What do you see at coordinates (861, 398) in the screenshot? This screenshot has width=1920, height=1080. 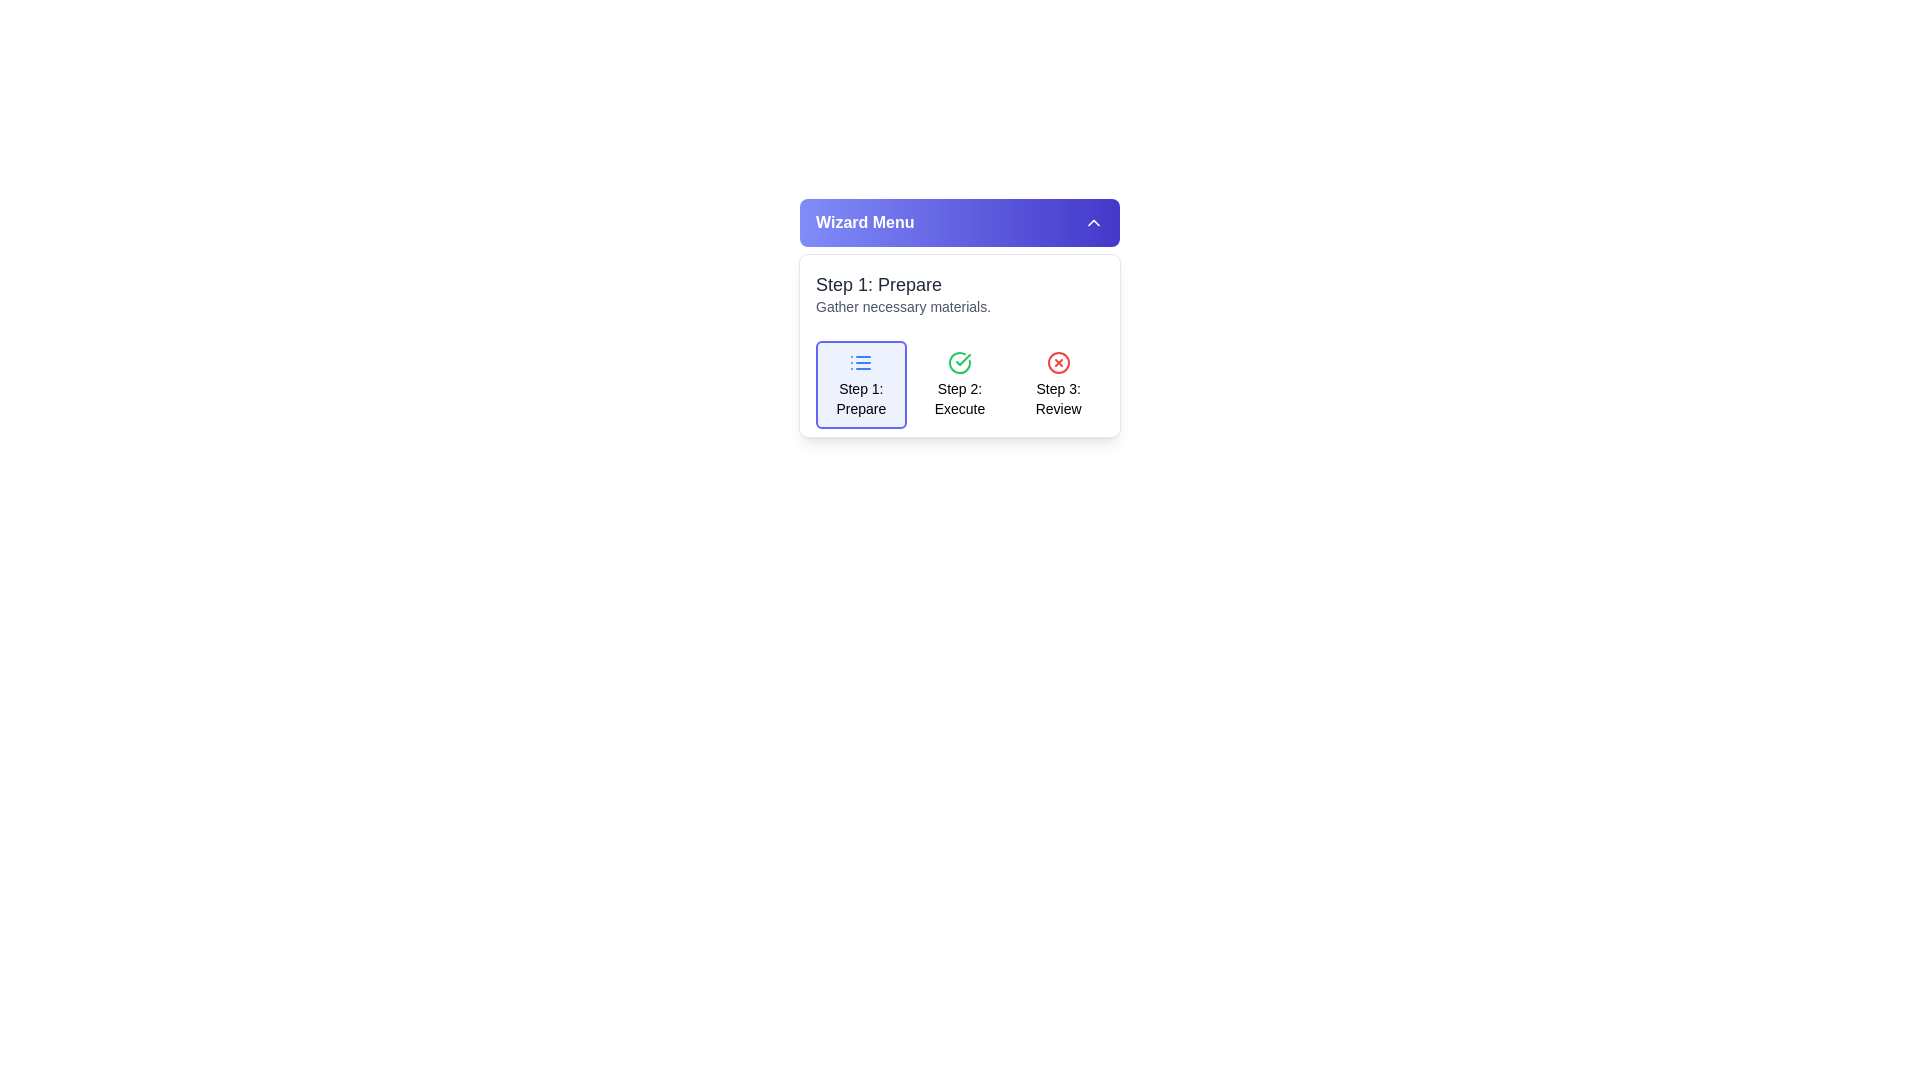 I see `the descriptive text label indicating the first step of the process, which is located below the blue list icon and above the steps 'Step 2: Execute' and 'Step 3: Review'` at bounding box center [861, 398].